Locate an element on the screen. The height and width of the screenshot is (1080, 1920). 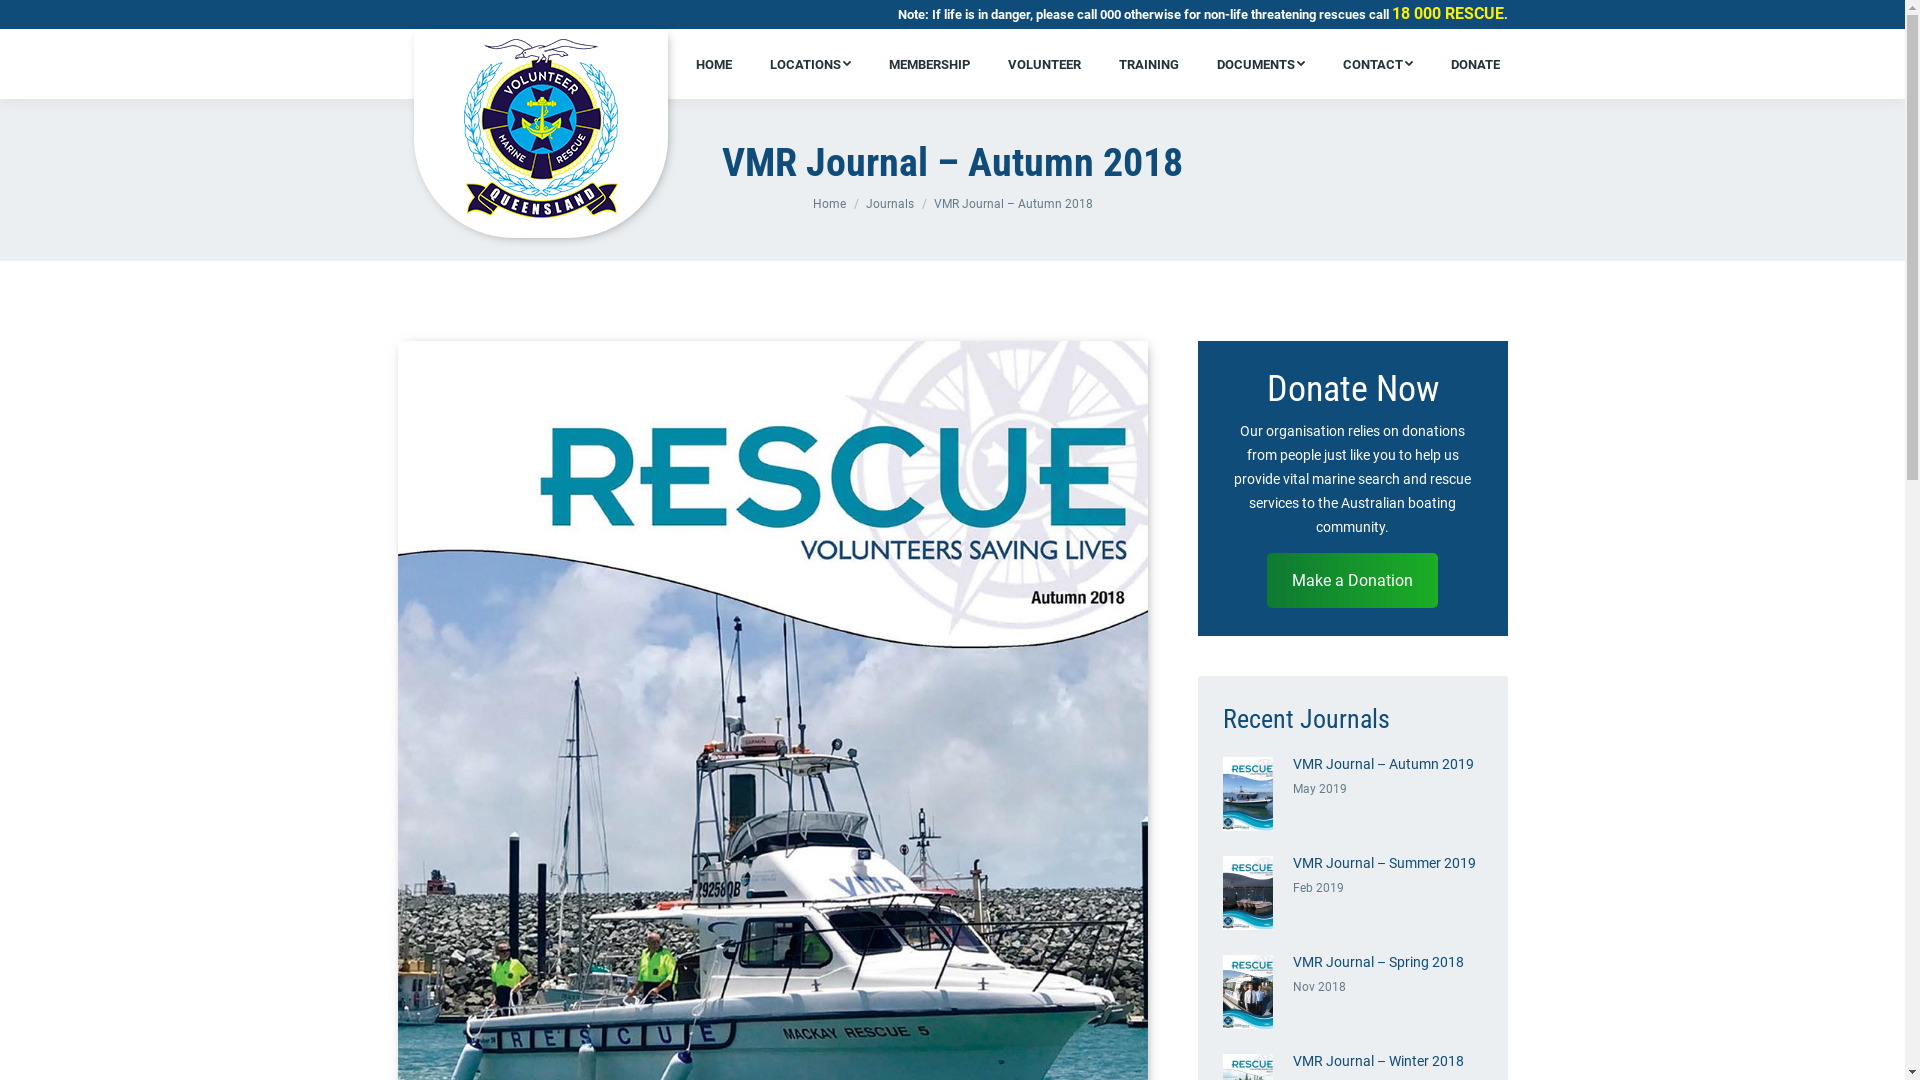
'VOLUNTEER' is located at coordinates (1043, 63).